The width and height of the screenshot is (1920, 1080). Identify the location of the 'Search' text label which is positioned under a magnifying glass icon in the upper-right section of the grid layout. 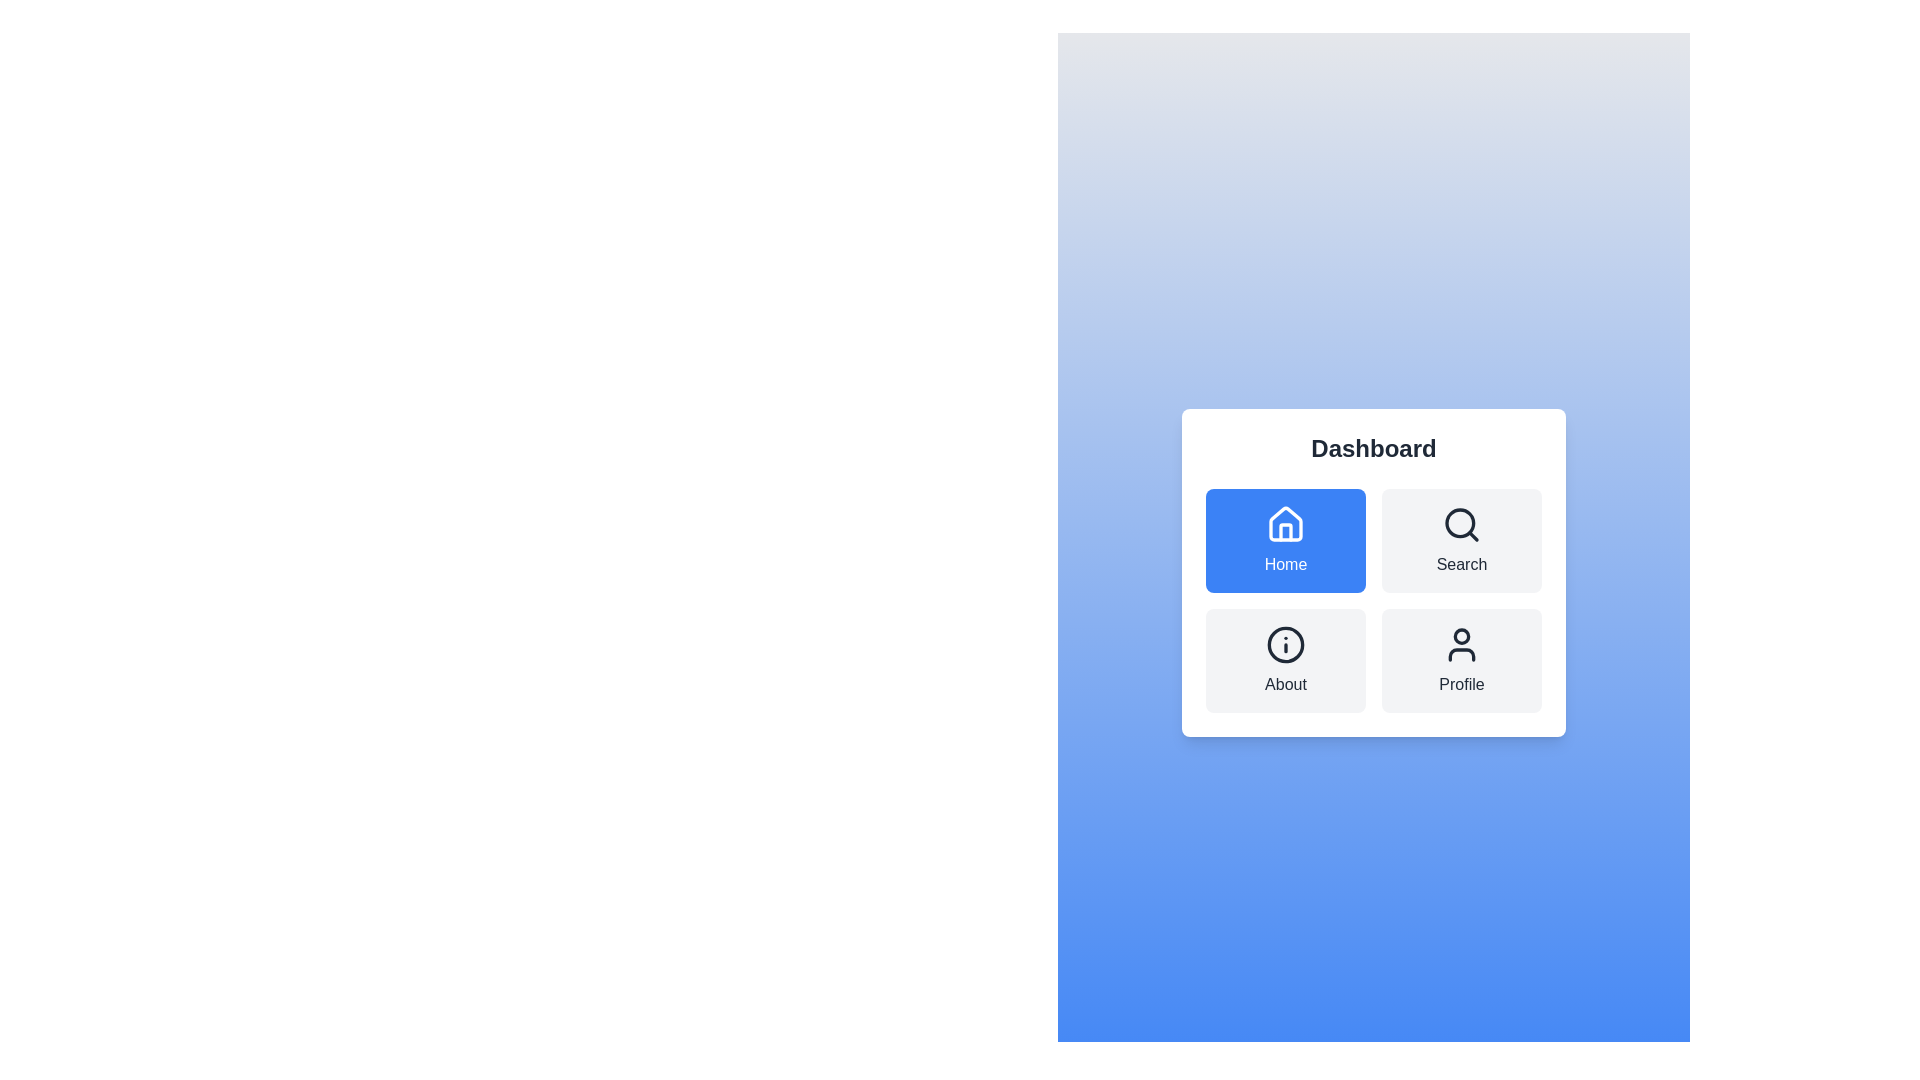
(1462, 564).